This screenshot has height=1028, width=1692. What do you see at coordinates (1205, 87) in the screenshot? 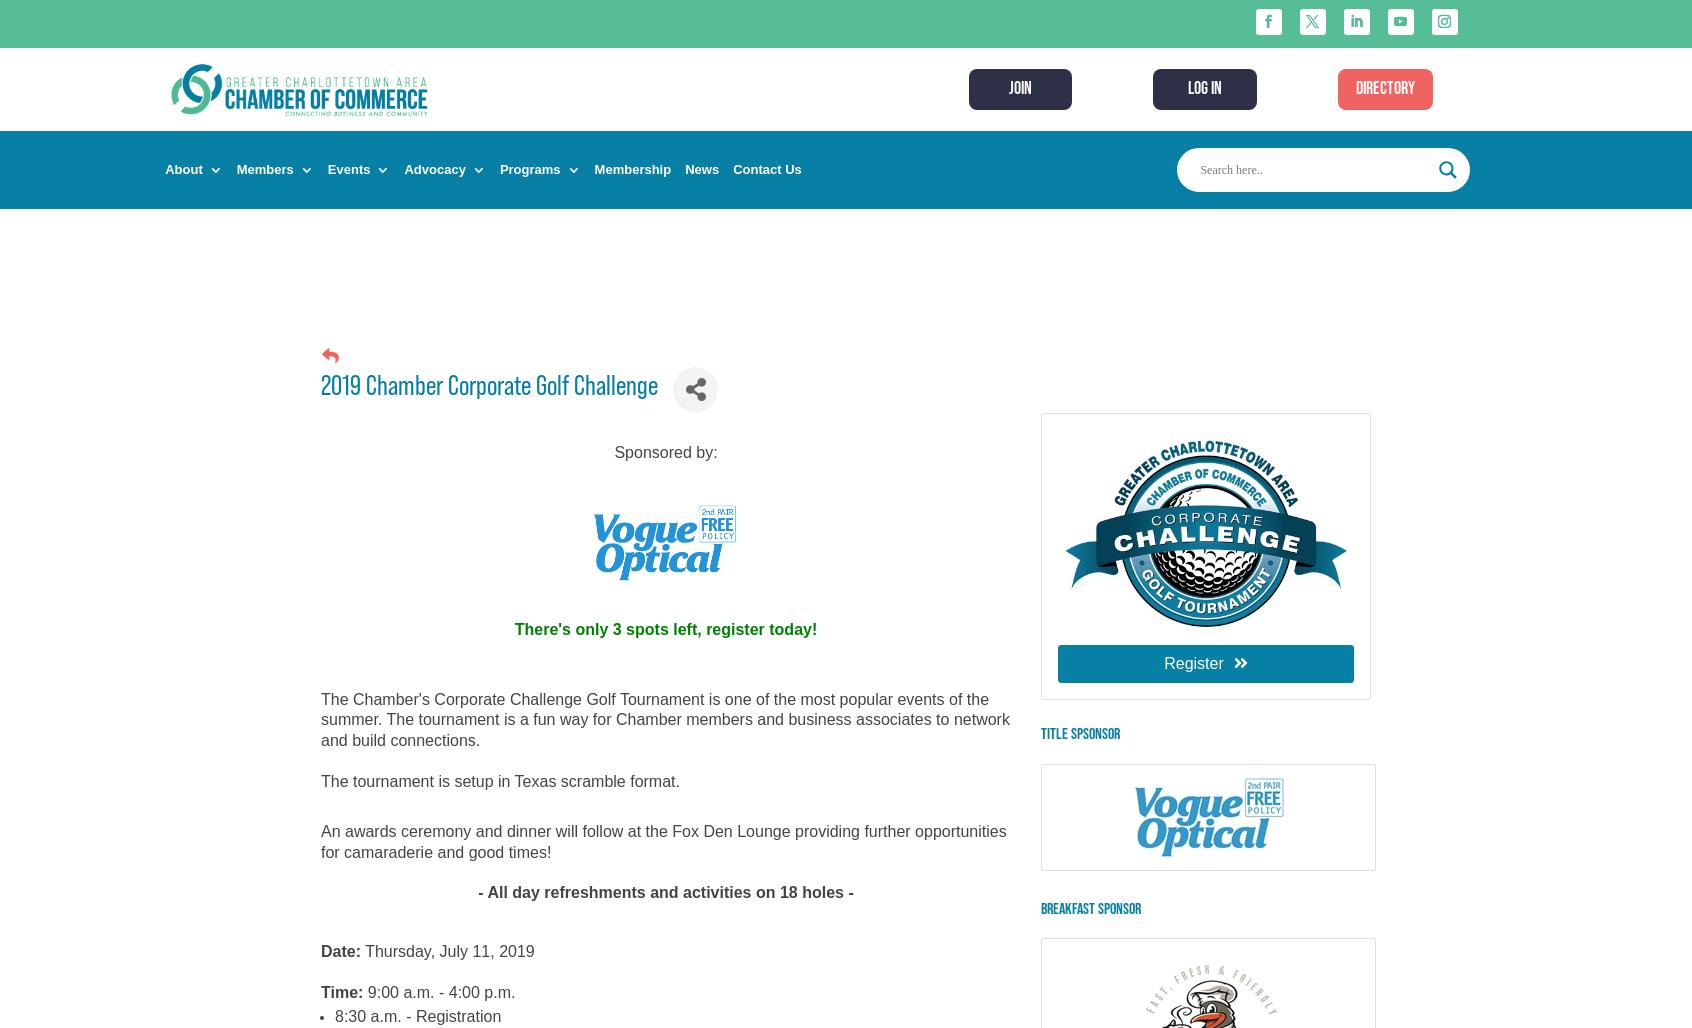
I see `'LOG IN'` at bounding box center [1205, 87].